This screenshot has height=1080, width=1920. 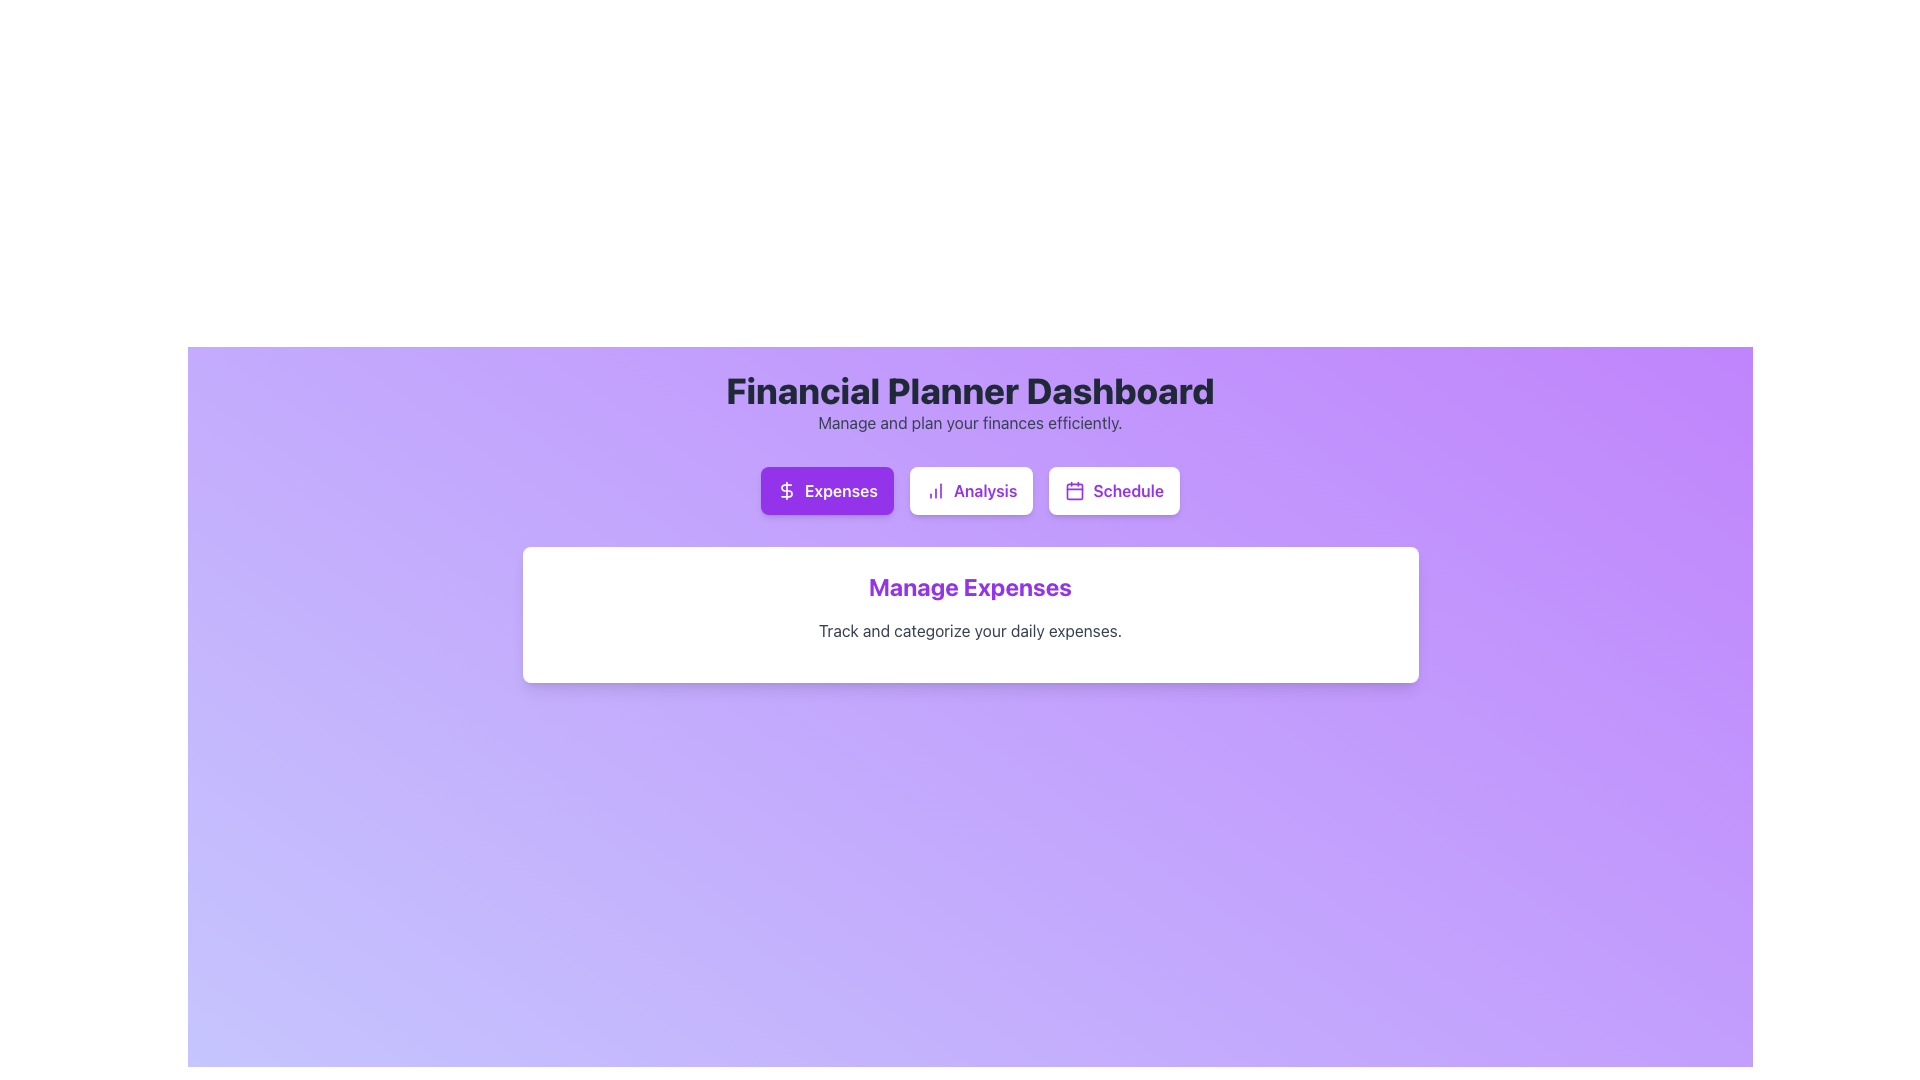 I want to click on the 'Schedule' button located within the third button from the left in the horizontal row below the 'Financial Planner Dashboard' title, so click(x=1128, y=490).